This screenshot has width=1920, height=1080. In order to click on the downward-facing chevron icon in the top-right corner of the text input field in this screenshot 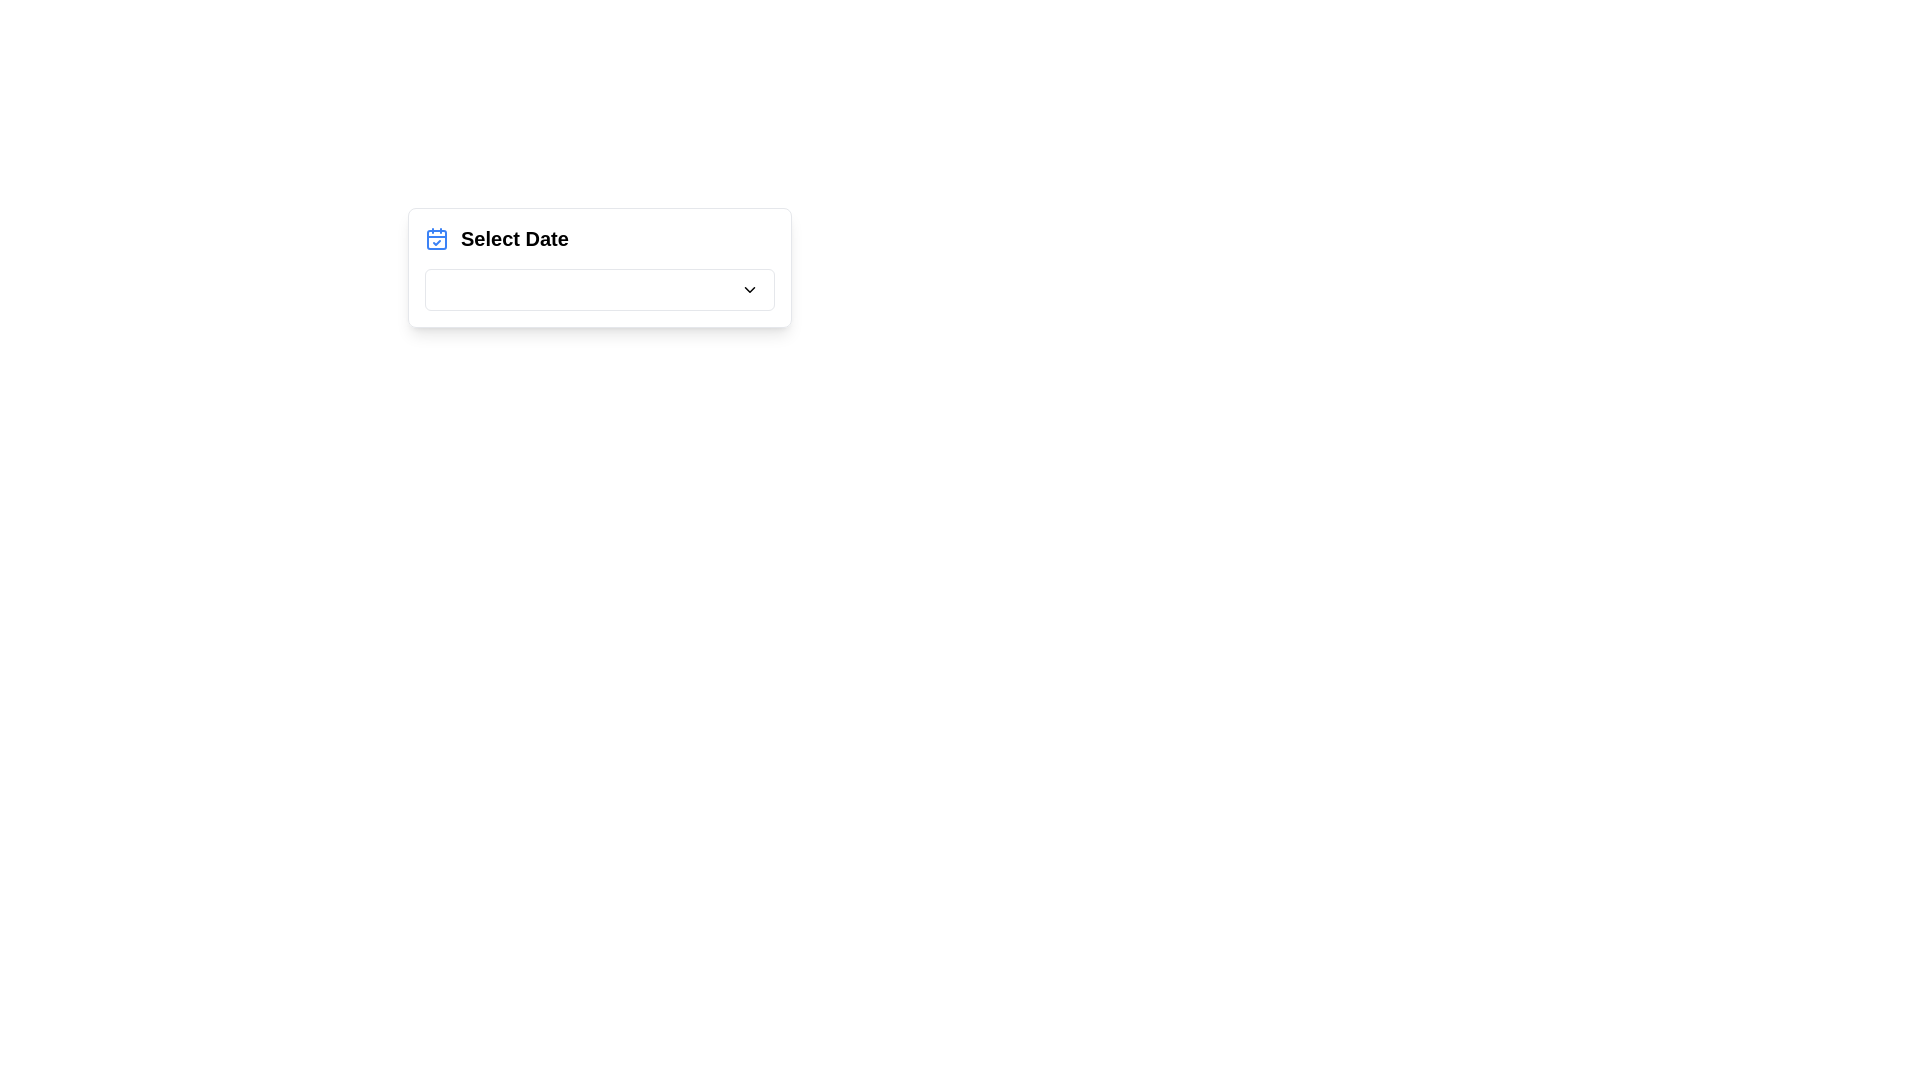, I will do `click(748, 289)`.